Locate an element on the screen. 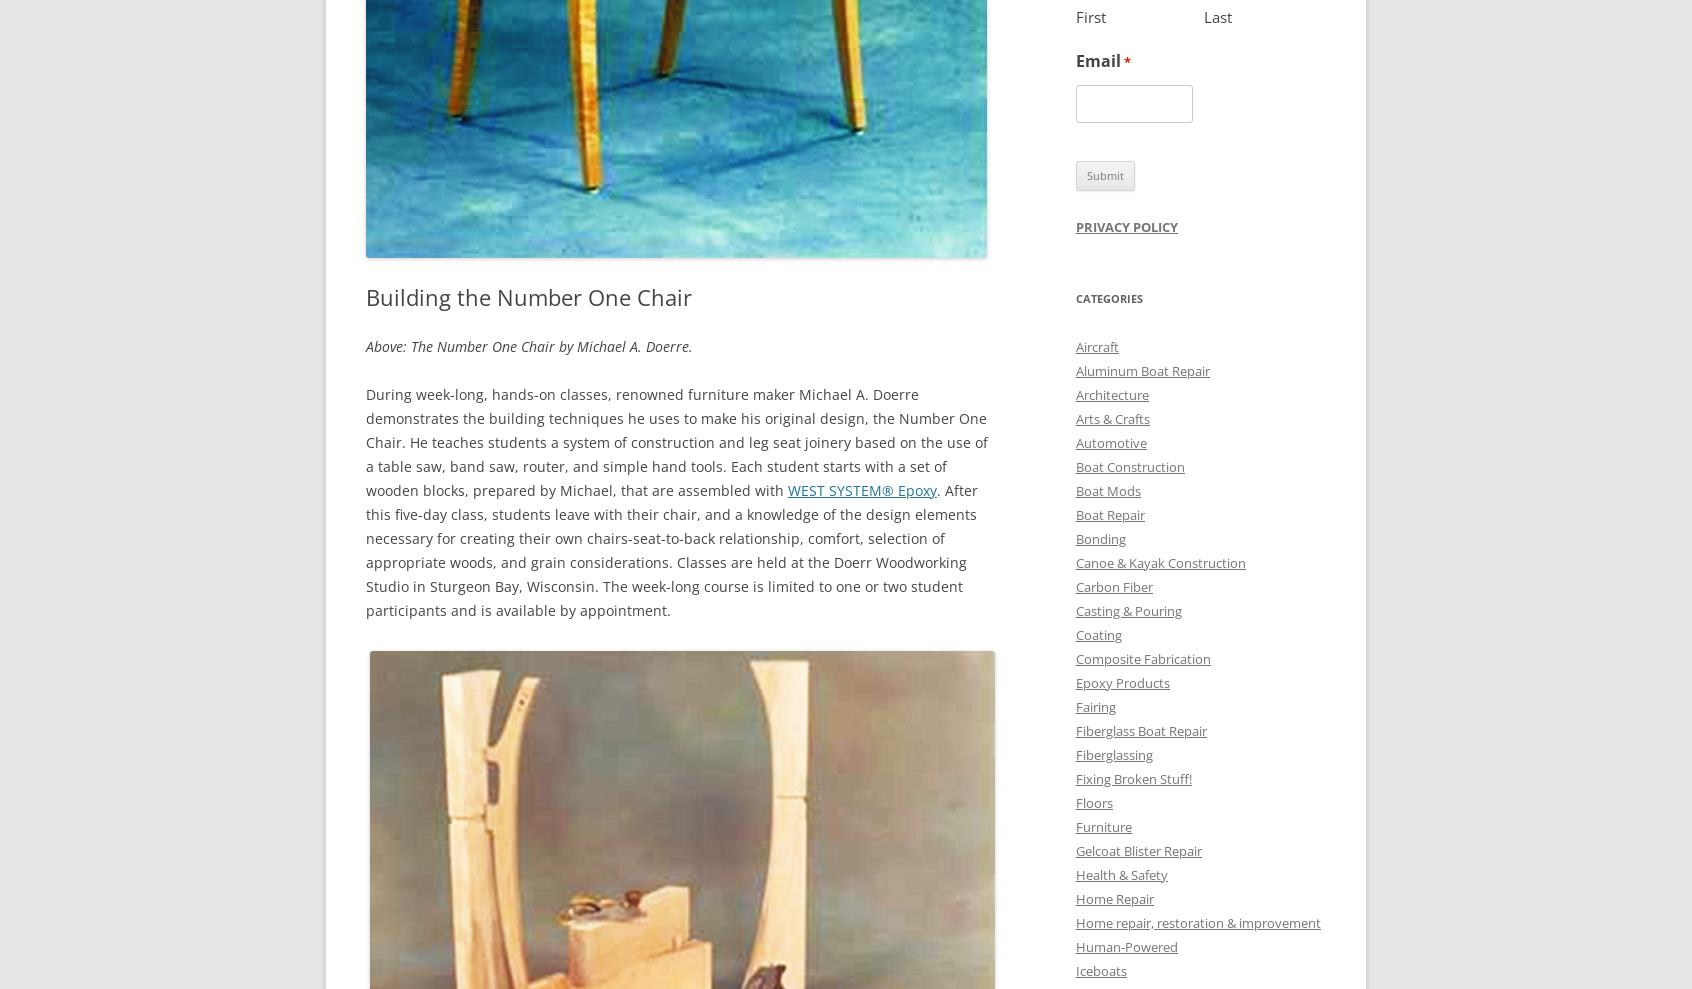 The height and width of the screenshot is (989, 1692). 'Aluminum Boat Repair' is located at coordinates (1075, 368).